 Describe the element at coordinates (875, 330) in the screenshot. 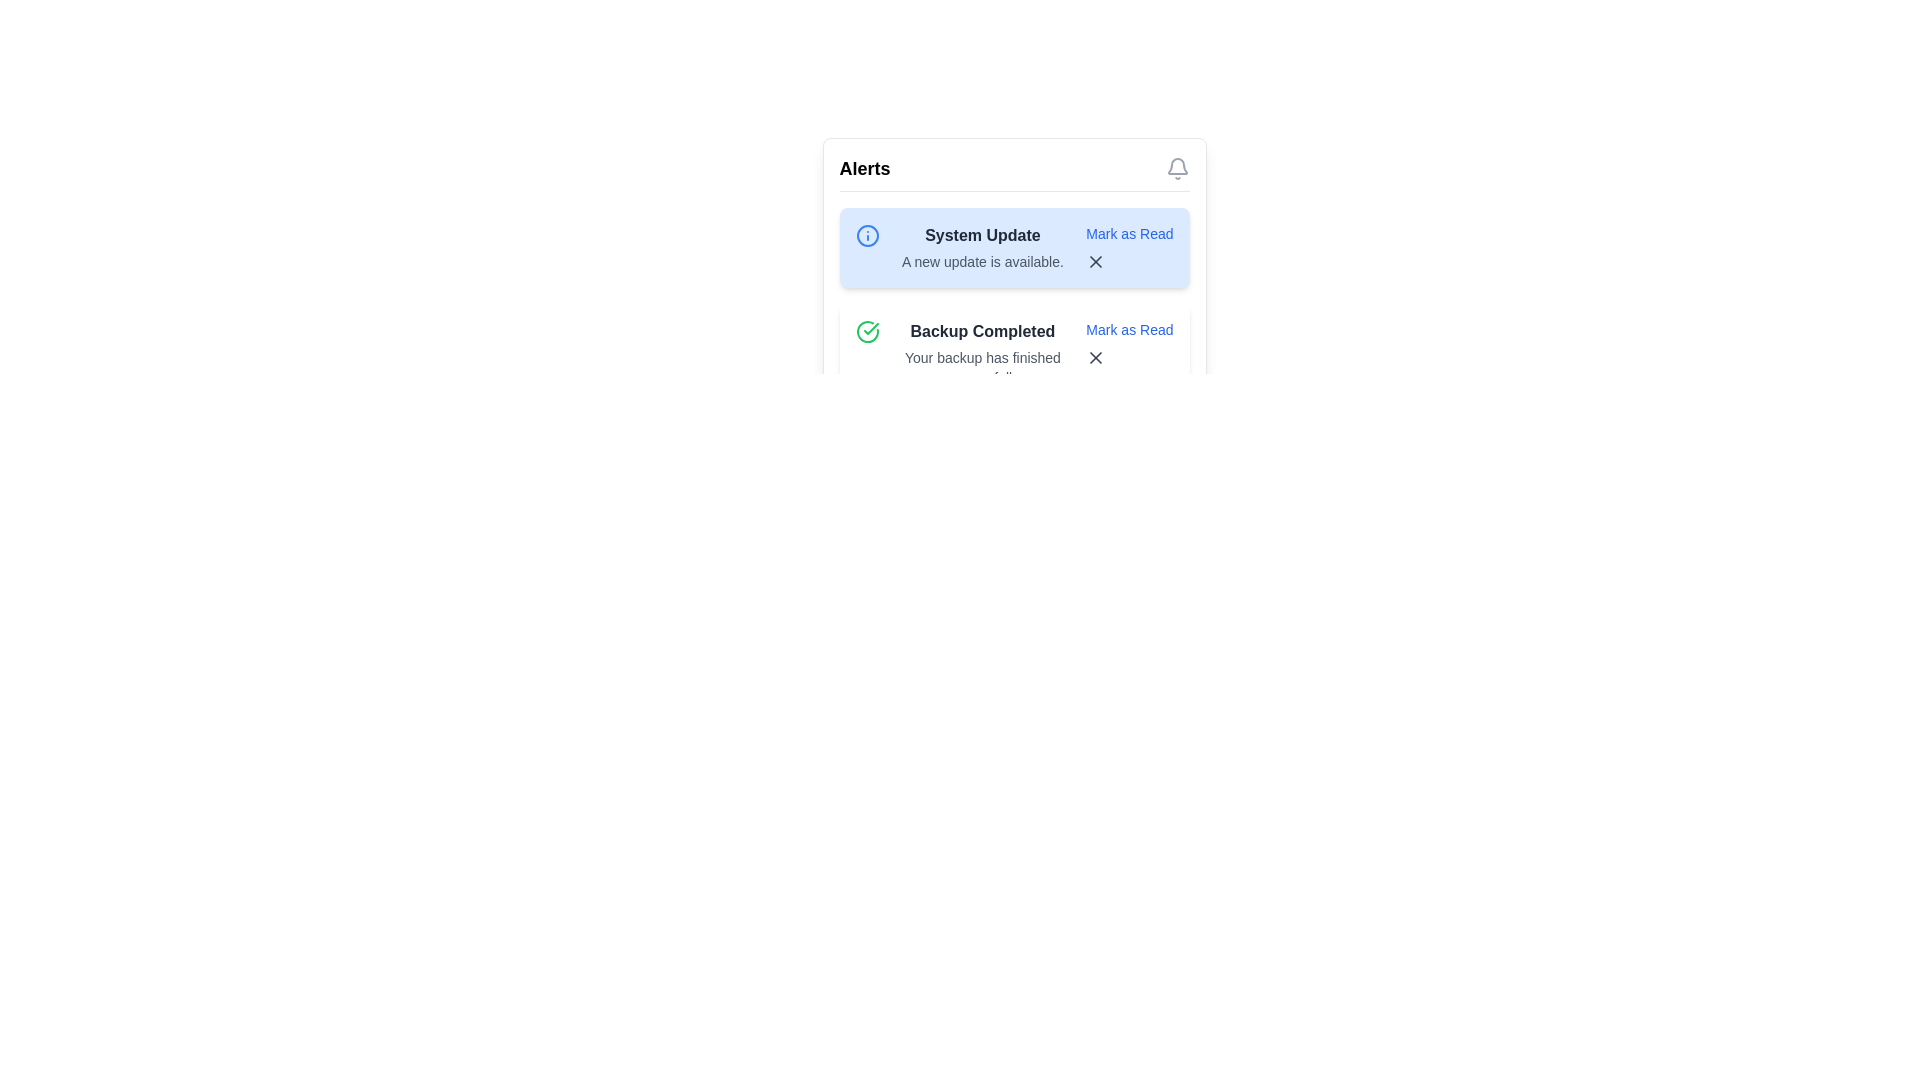

I see `the circular icon with a green checkmark inside it, located at the leftmost side of the 'Backup Completed' message card` at that location.